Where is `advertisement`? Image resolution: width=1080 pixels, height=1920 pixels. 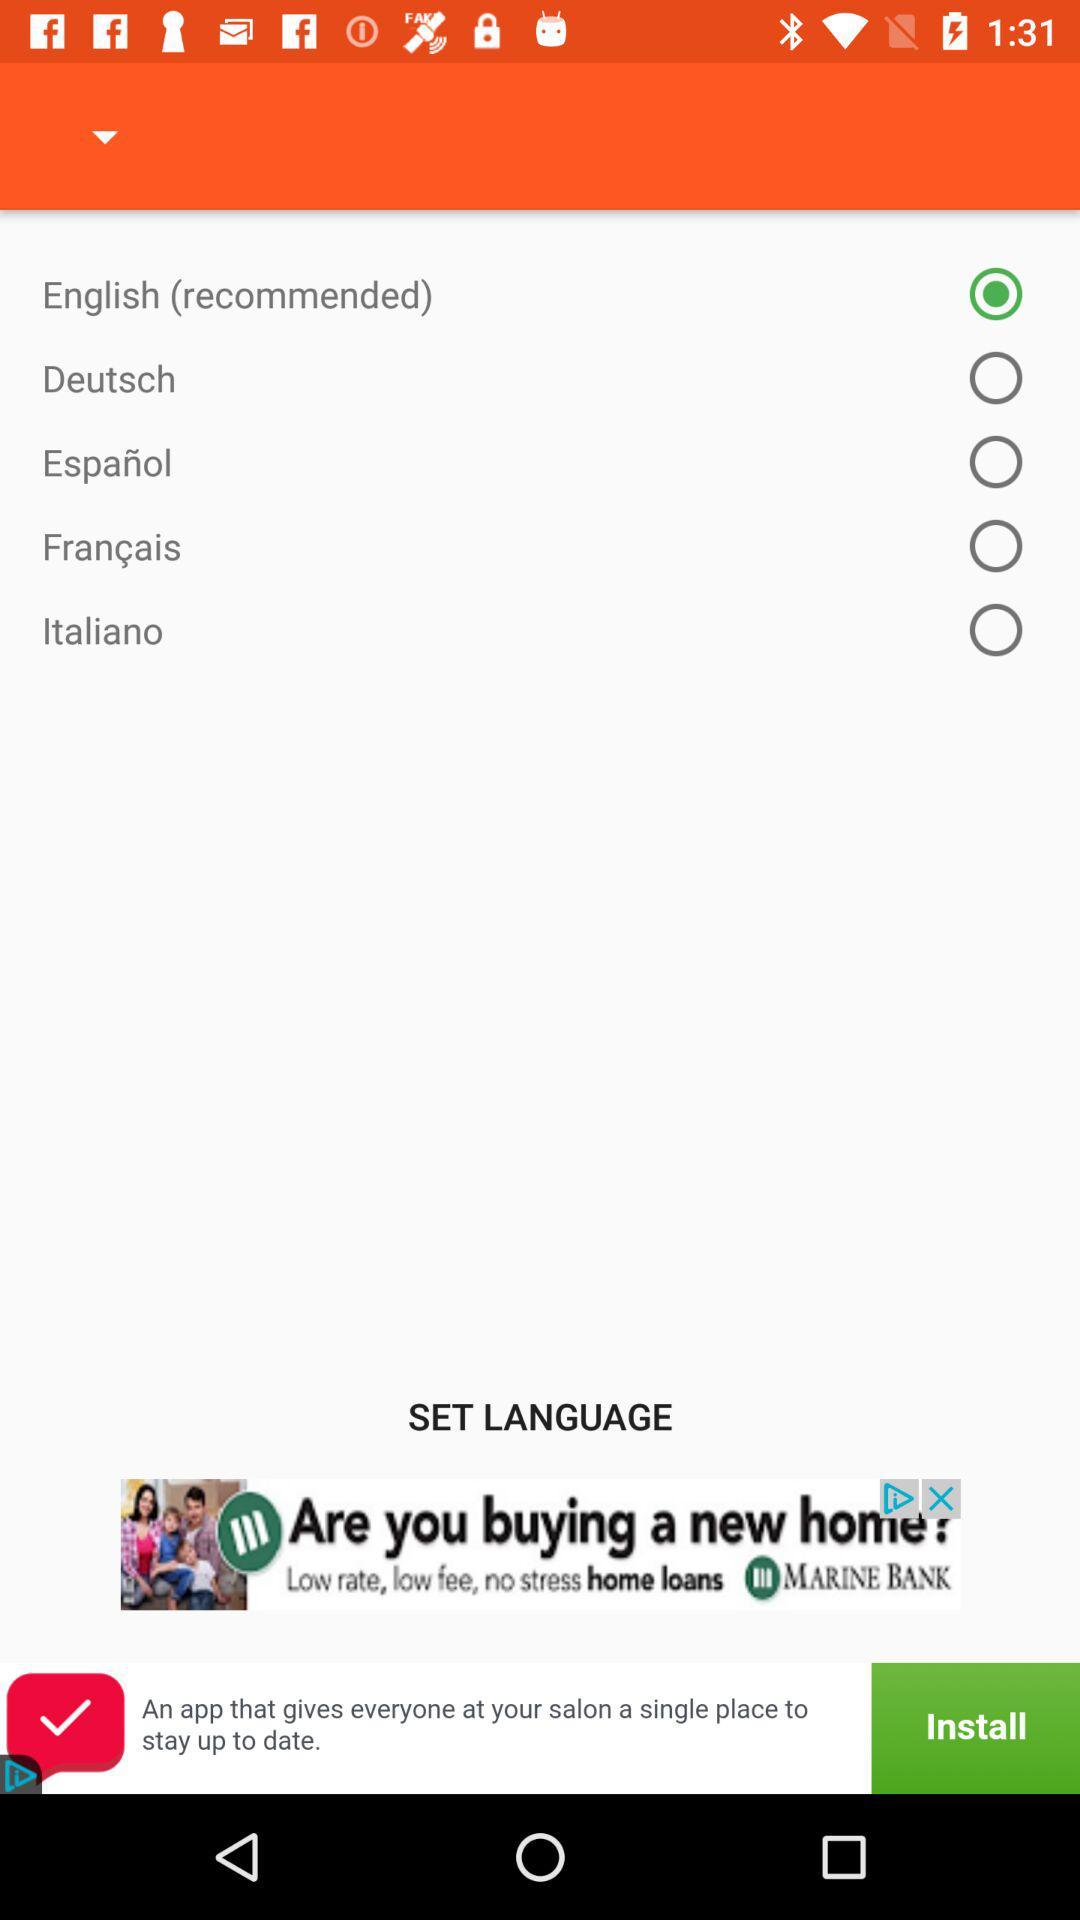
advertisement is located at coordinates (540, 1569).